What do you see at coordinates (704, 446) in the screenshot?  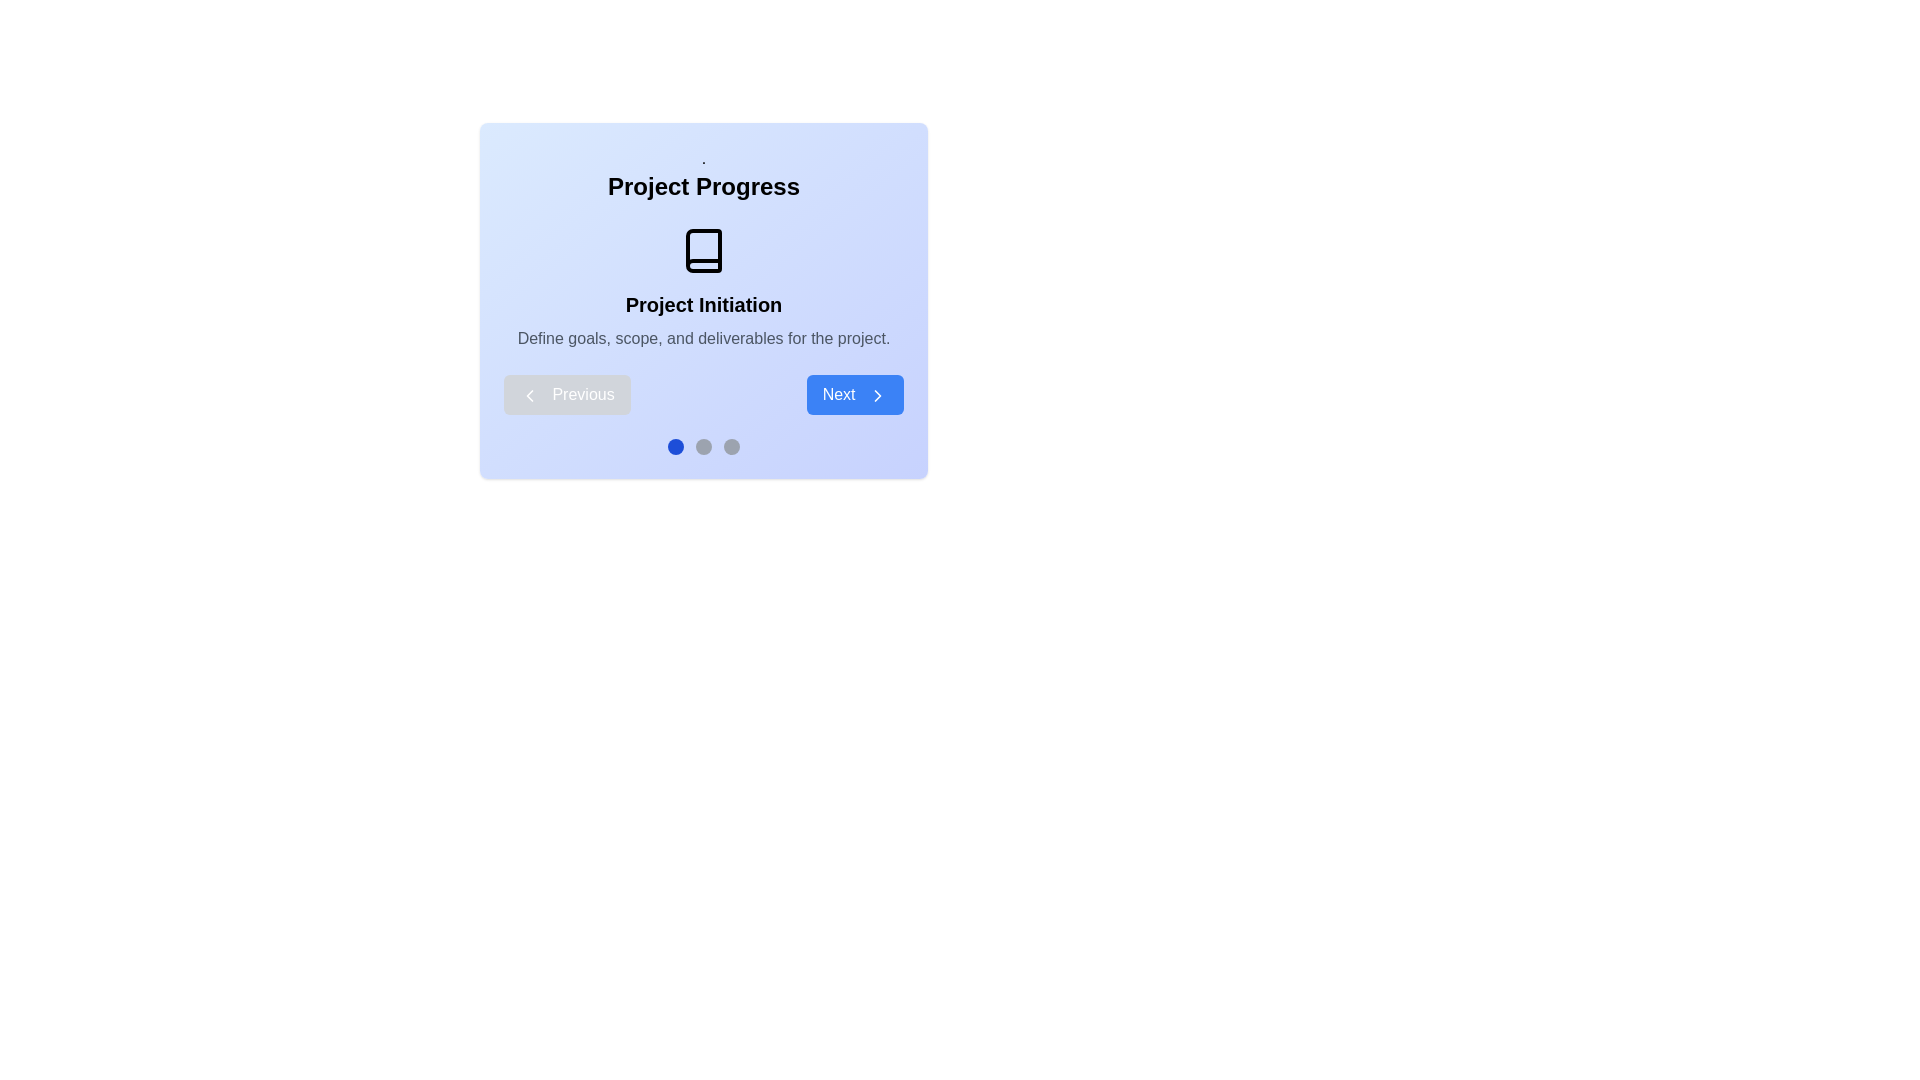 I see `the state of the second circular progress indicator, which is gray and indicates an inactive or unselected state in the sequence of horizontal indicators` at bounding box center [704, 446].